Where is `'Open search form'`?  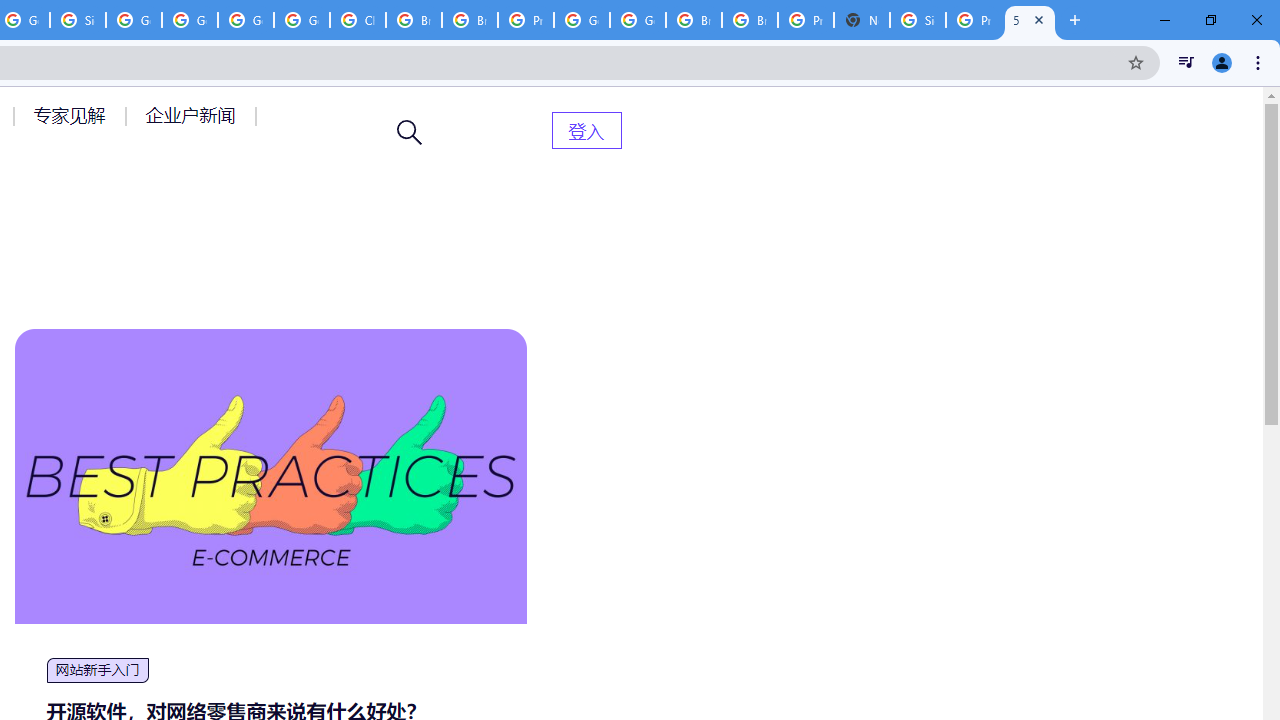 'Open search form' is located at coordinates (409, 132).